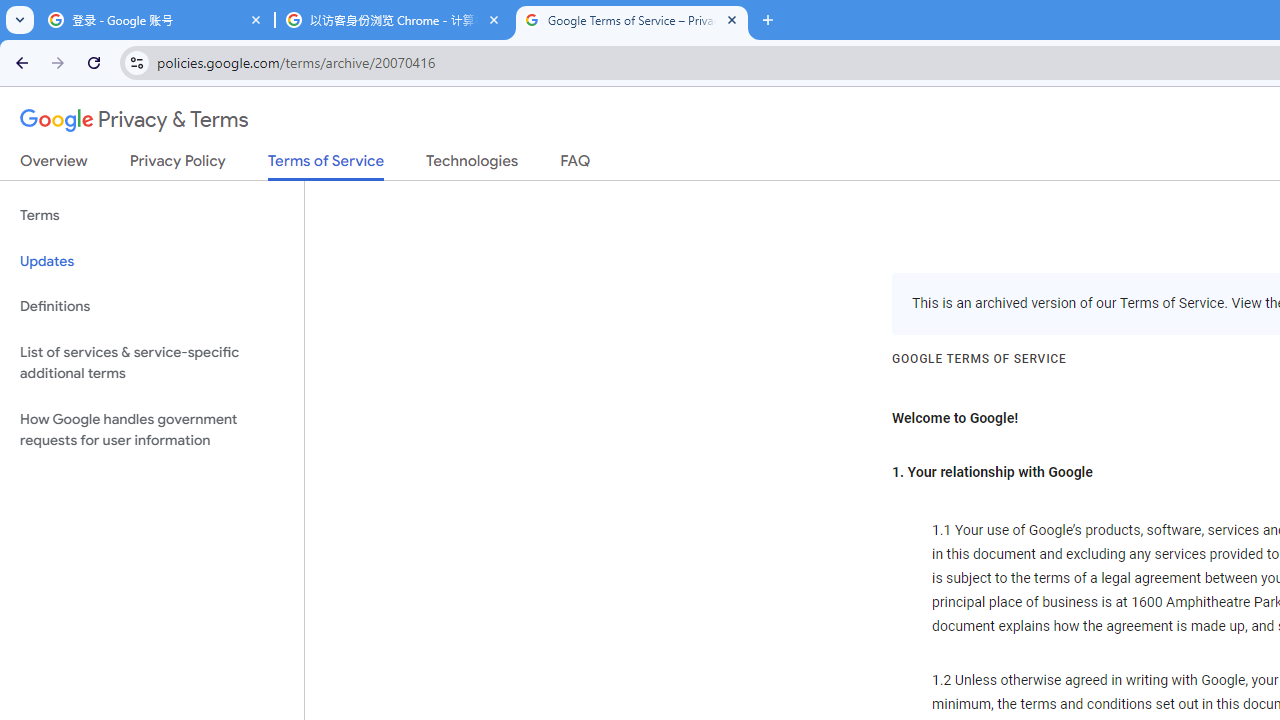 The width and height of the screenshot is (1280, 720). I want to click on 'List of services & service-specific additional terms', so click(151, 362).